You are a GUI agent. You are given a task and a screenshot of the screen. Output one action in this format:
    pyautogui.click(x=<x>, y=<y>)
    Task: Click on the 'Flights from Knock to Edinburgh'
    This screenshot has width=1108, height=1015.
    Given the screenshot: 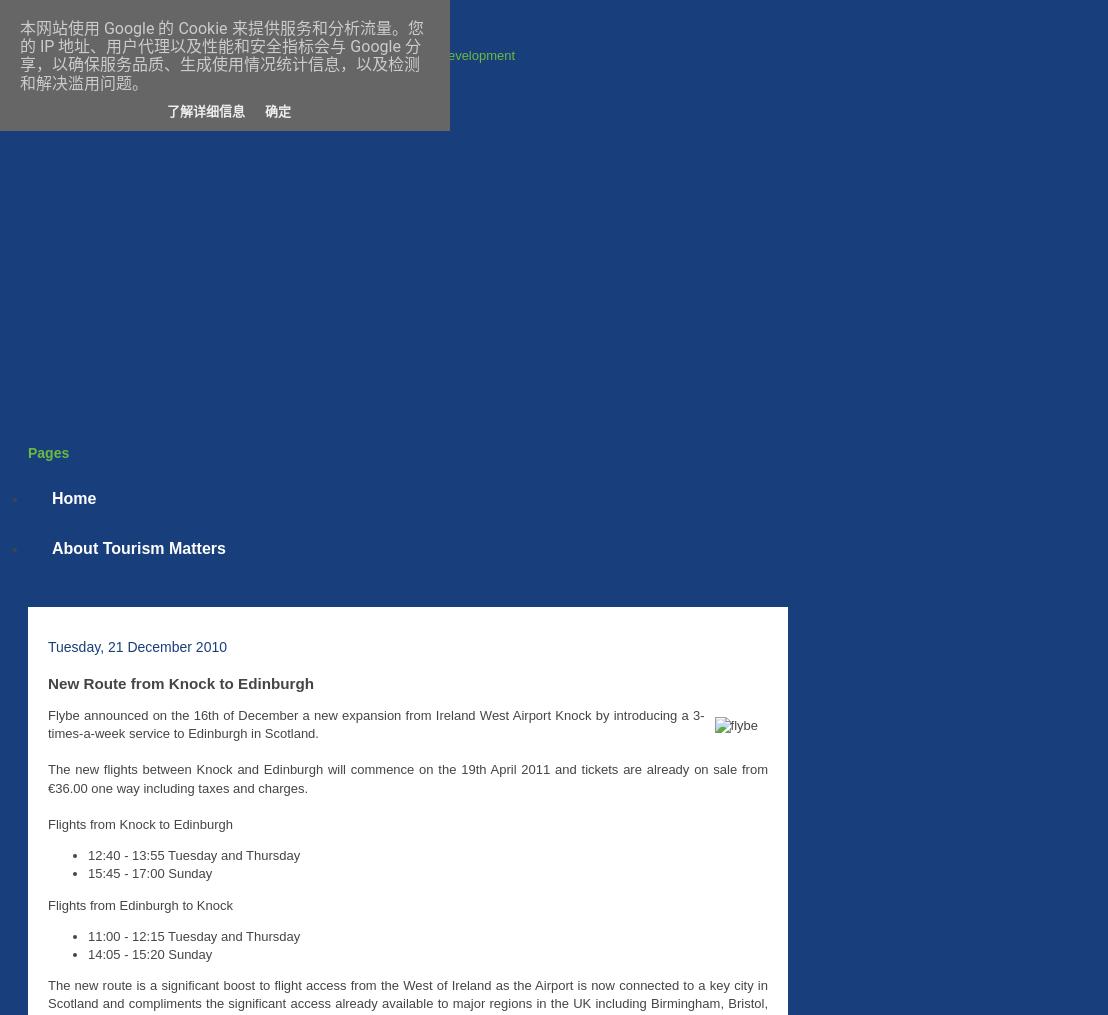 What is the action you would take?
    pyautogui.click(x=141, y=823)
    